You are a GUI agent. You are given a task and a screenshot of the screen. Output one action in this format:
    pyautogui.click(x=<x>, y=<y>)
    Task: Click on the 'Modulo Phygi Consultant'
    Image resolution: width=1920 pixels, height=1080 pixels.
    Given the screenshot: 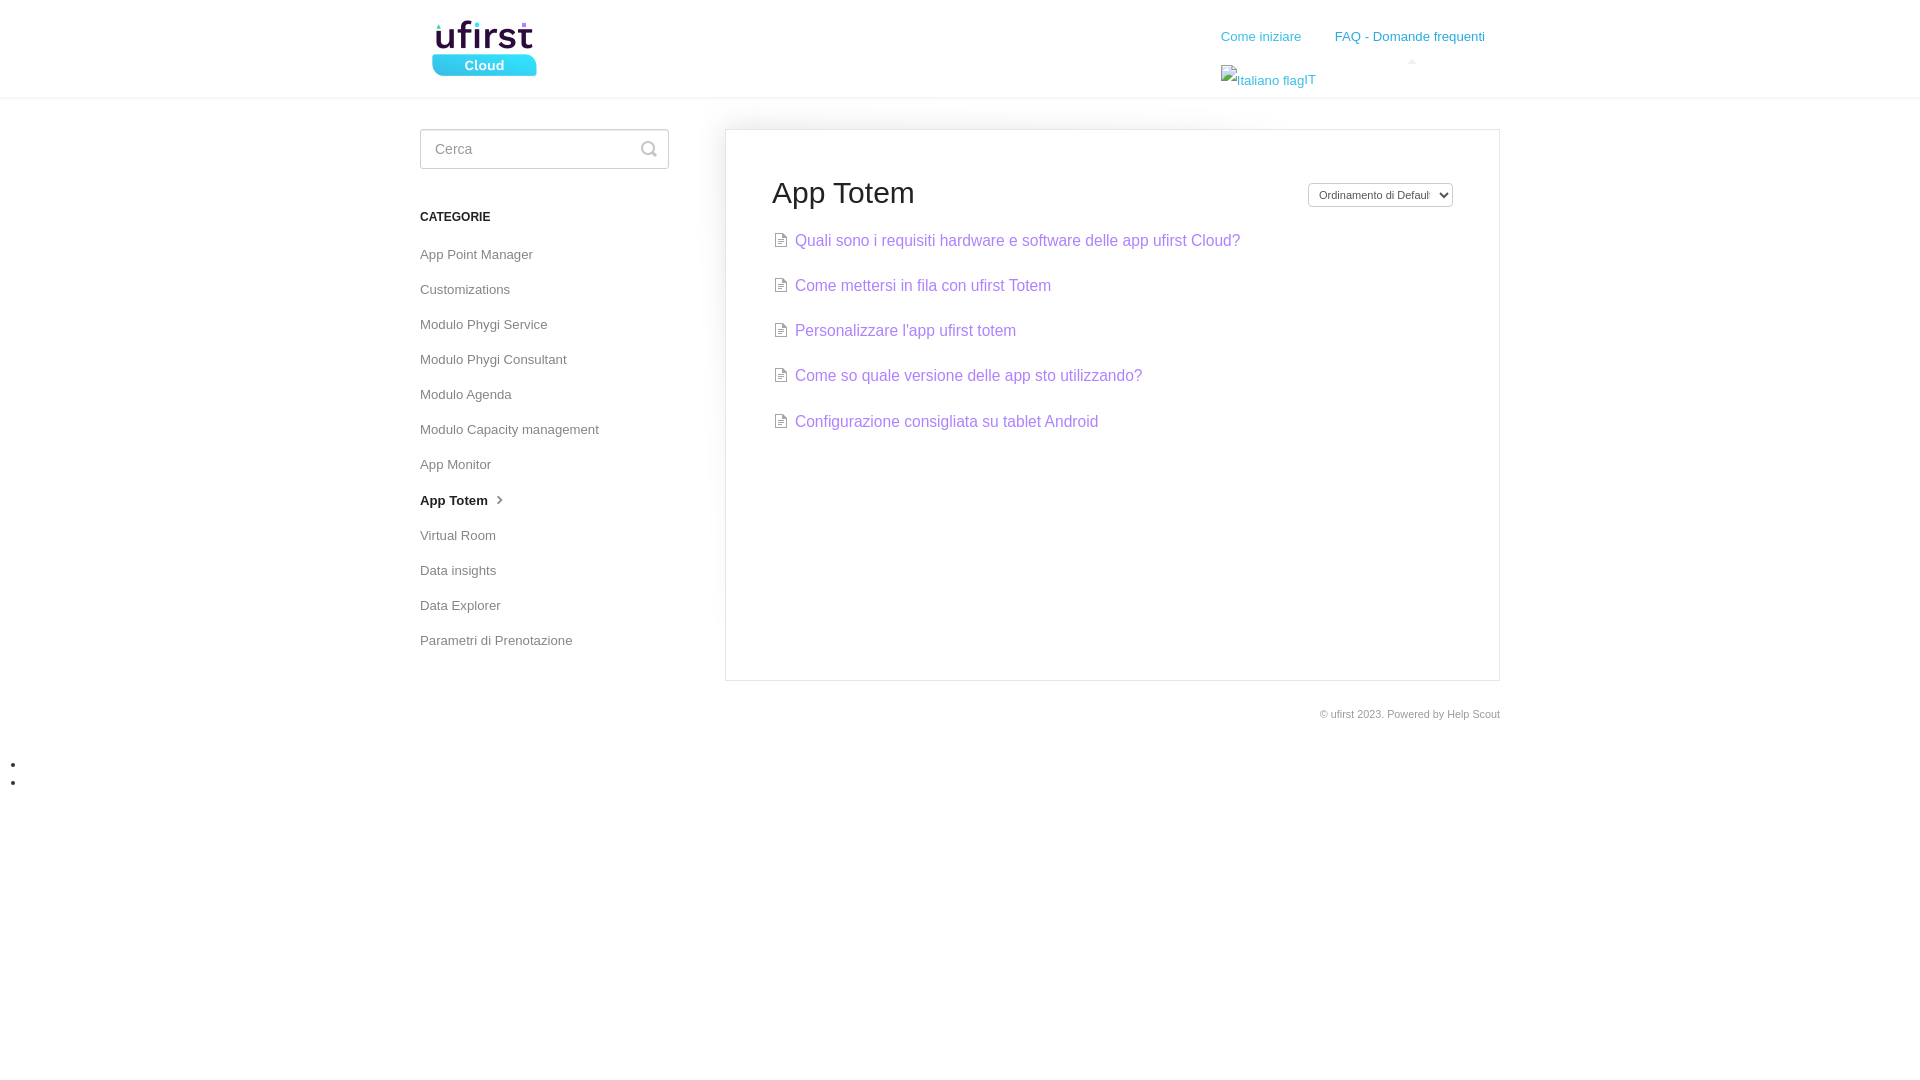 What is the action you would take?
    pyautogui.click(x=500, y=358)
    